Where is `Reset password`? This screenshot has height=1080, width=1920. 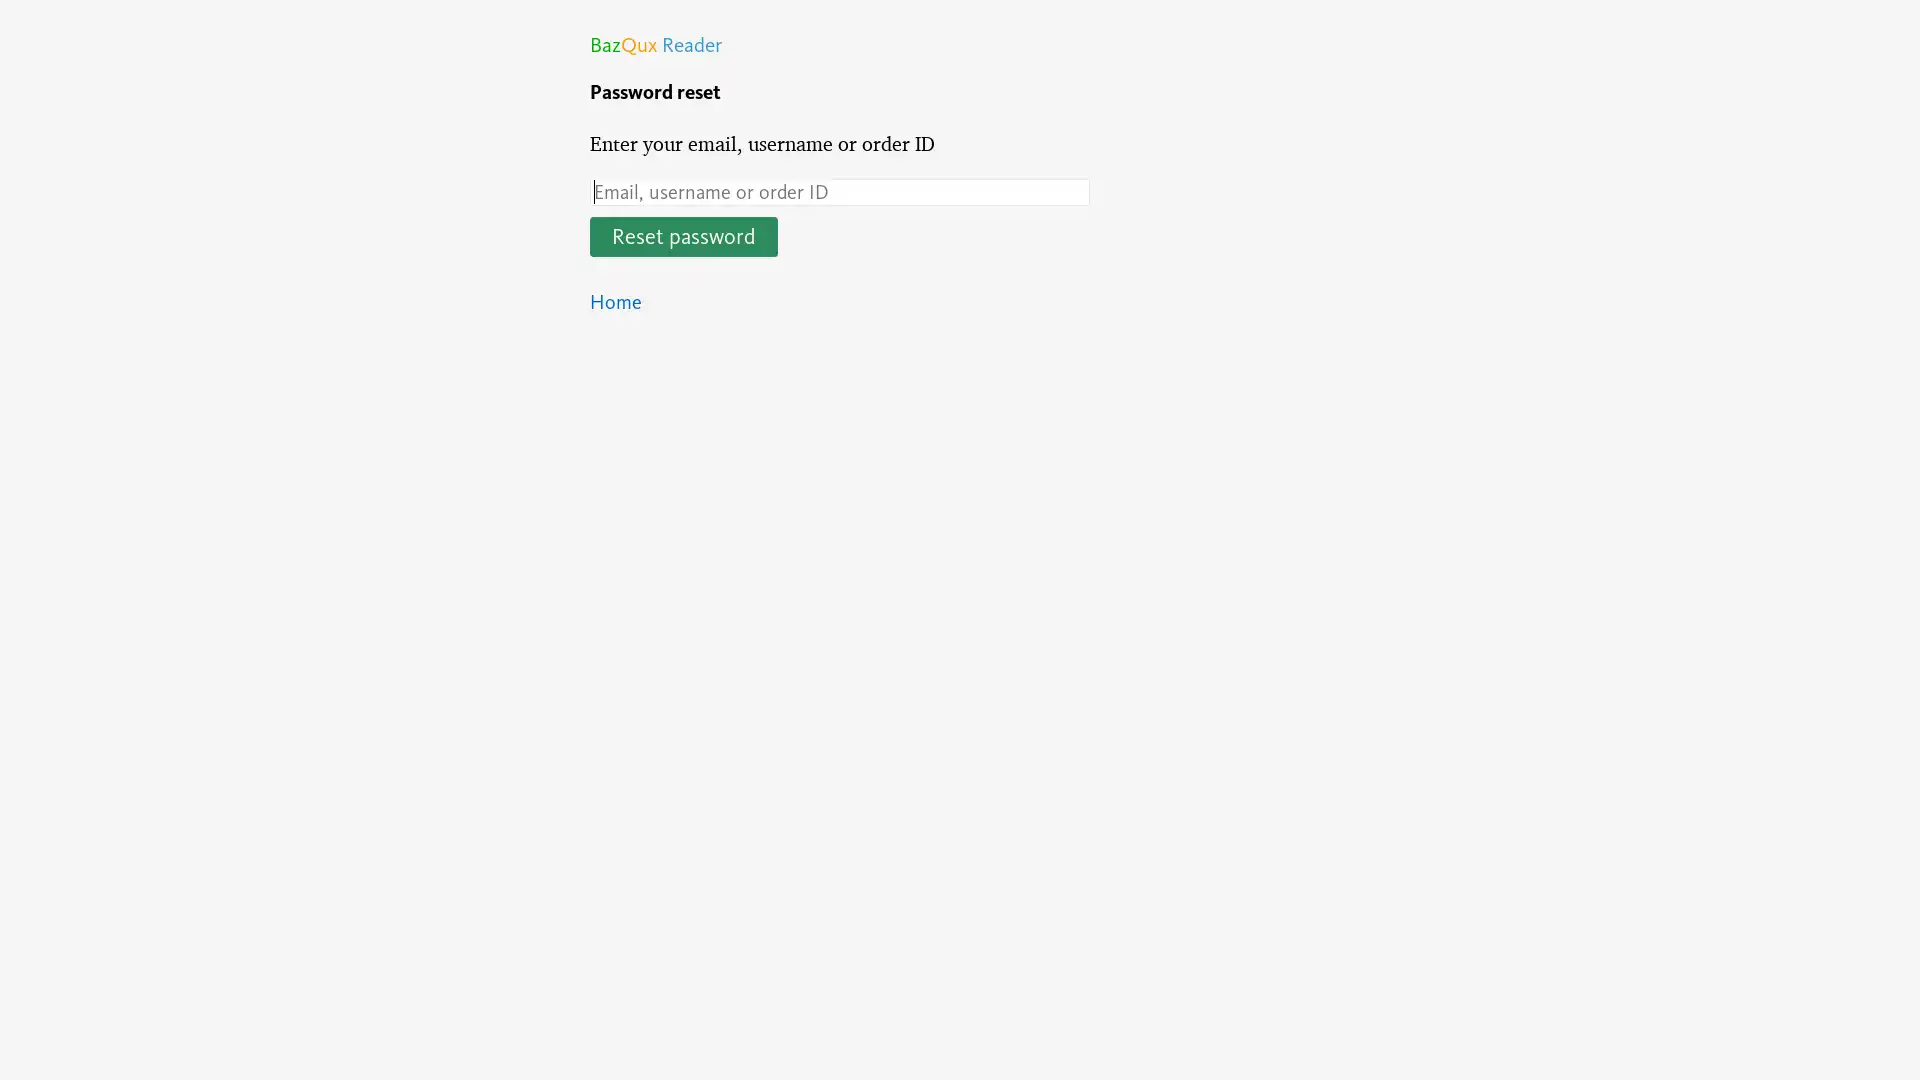
Reset password is located at coordinates (684, 235).